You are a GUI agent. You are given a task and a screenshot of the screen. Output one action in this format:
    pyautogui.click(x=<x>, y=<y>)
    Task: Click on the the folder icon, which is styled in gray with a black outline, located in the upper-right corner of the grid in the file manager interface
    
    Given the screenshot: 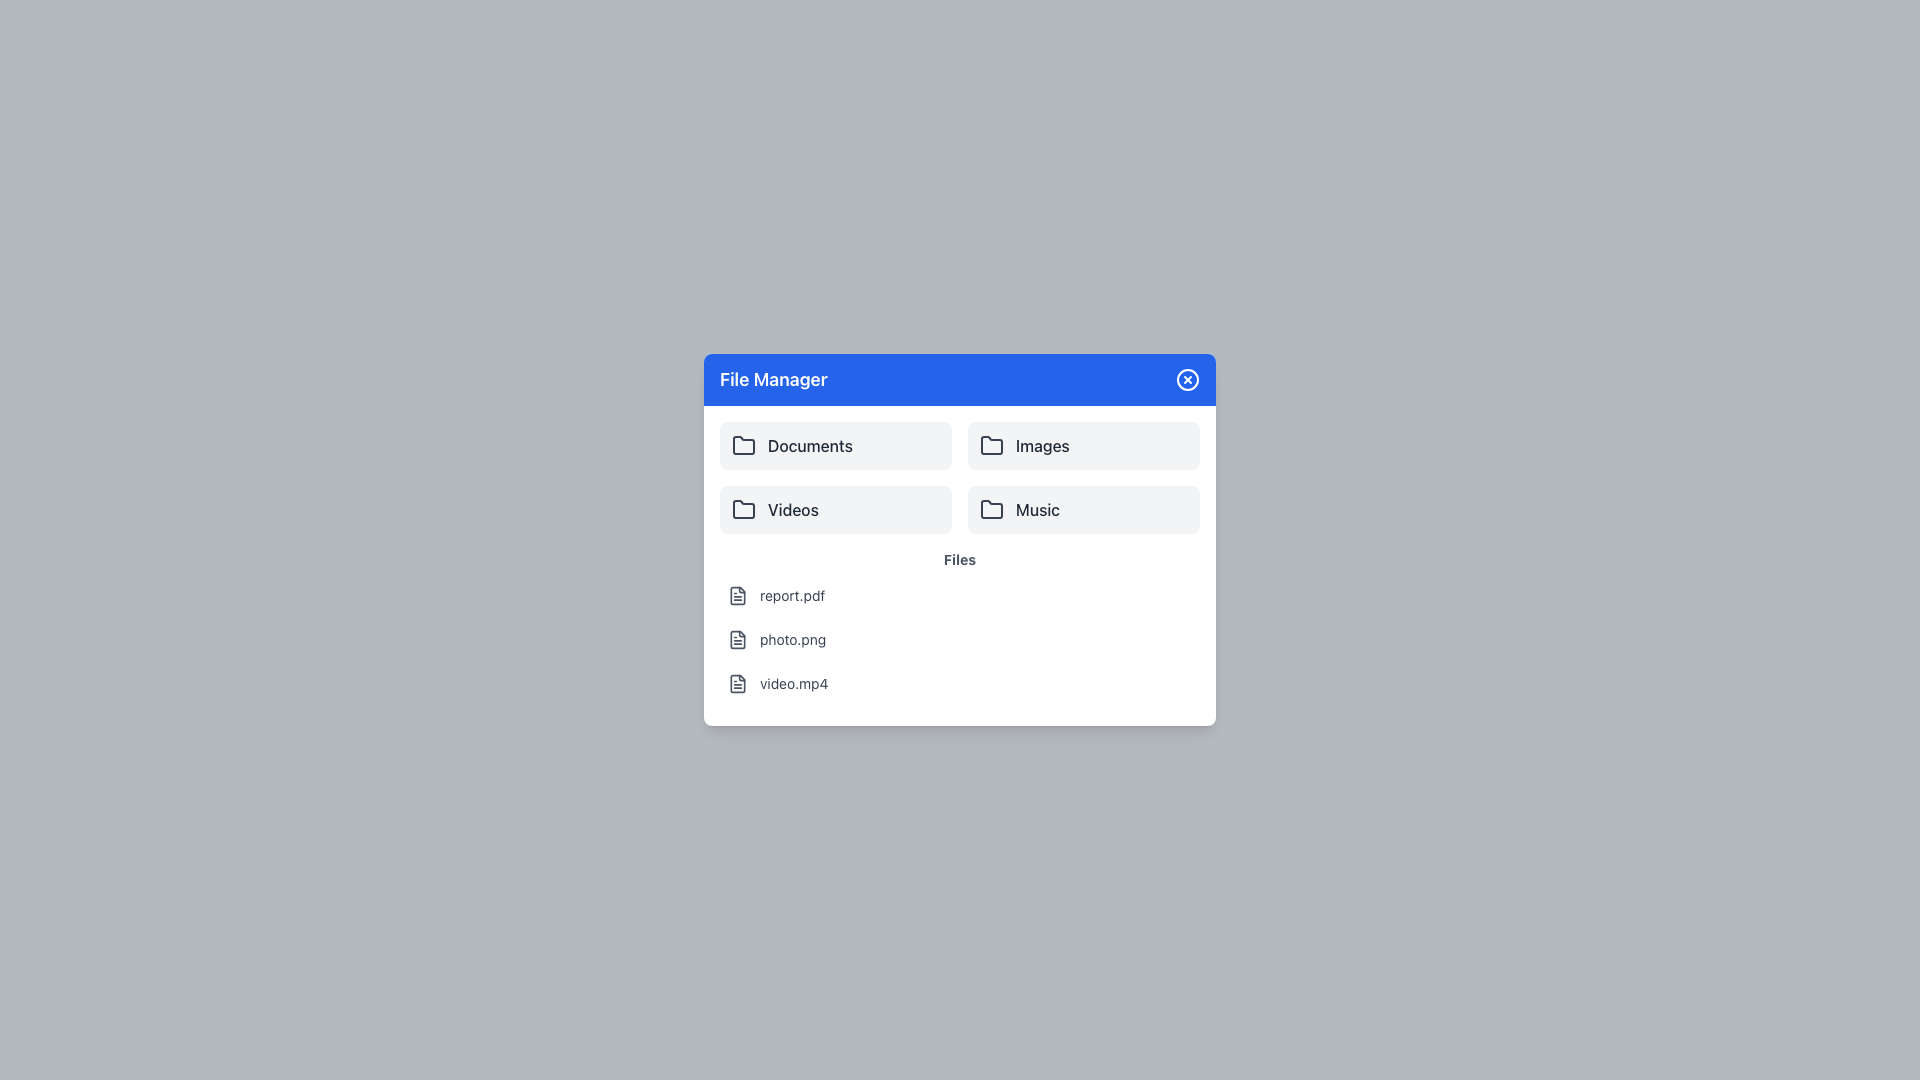 What is the action you would take?
    pyautogui.click(x=992, y=443)
    